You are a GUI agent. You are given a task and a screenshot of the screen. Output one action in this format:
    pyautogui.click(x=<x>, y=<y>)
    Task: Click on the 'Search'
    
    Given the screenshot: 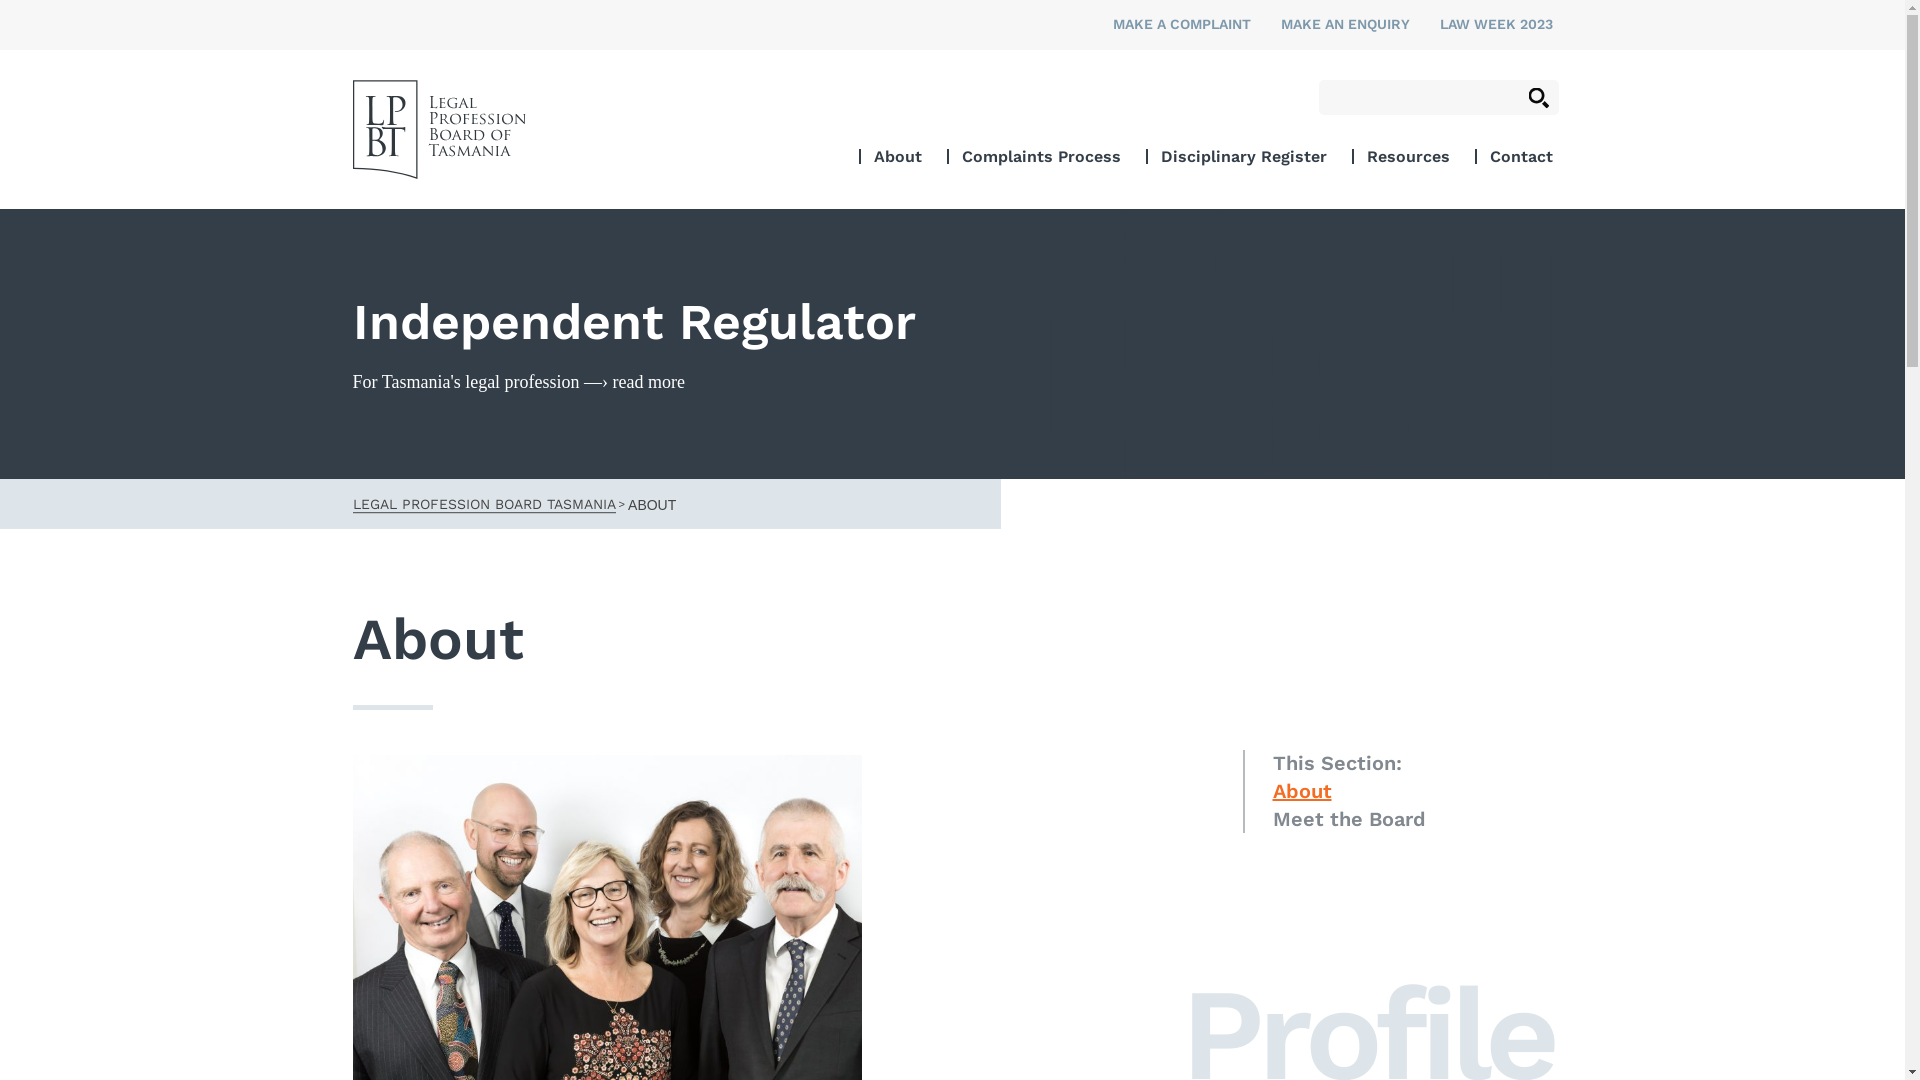 What is the action you would take?
    pyautogui.click(x=1537, y=97)
    